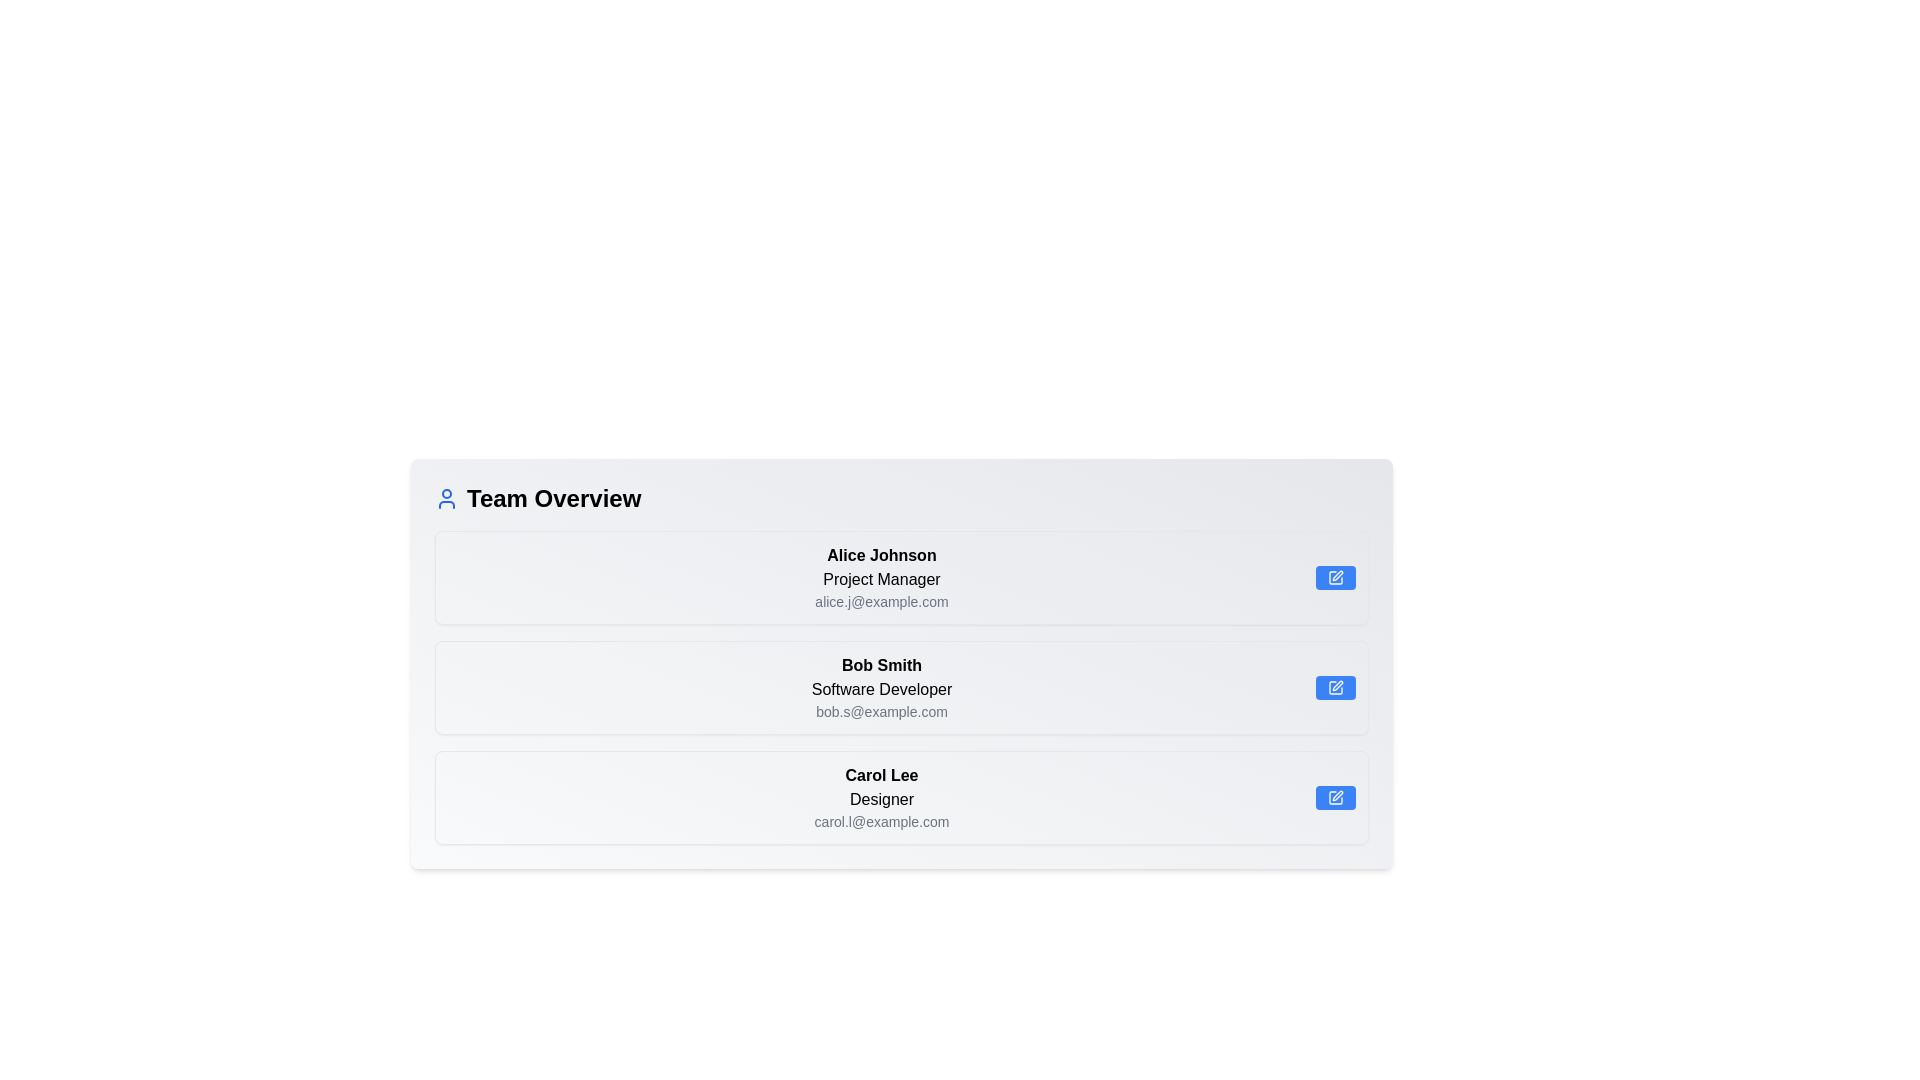 The height and width of the screenshot is (1080, 1920). Describe the element at coordinates (881, 797) in the screenshot. I see `information presented in the Profile summary card for 'Carol Lee', which includes the name, profession title, and email address` at that location.